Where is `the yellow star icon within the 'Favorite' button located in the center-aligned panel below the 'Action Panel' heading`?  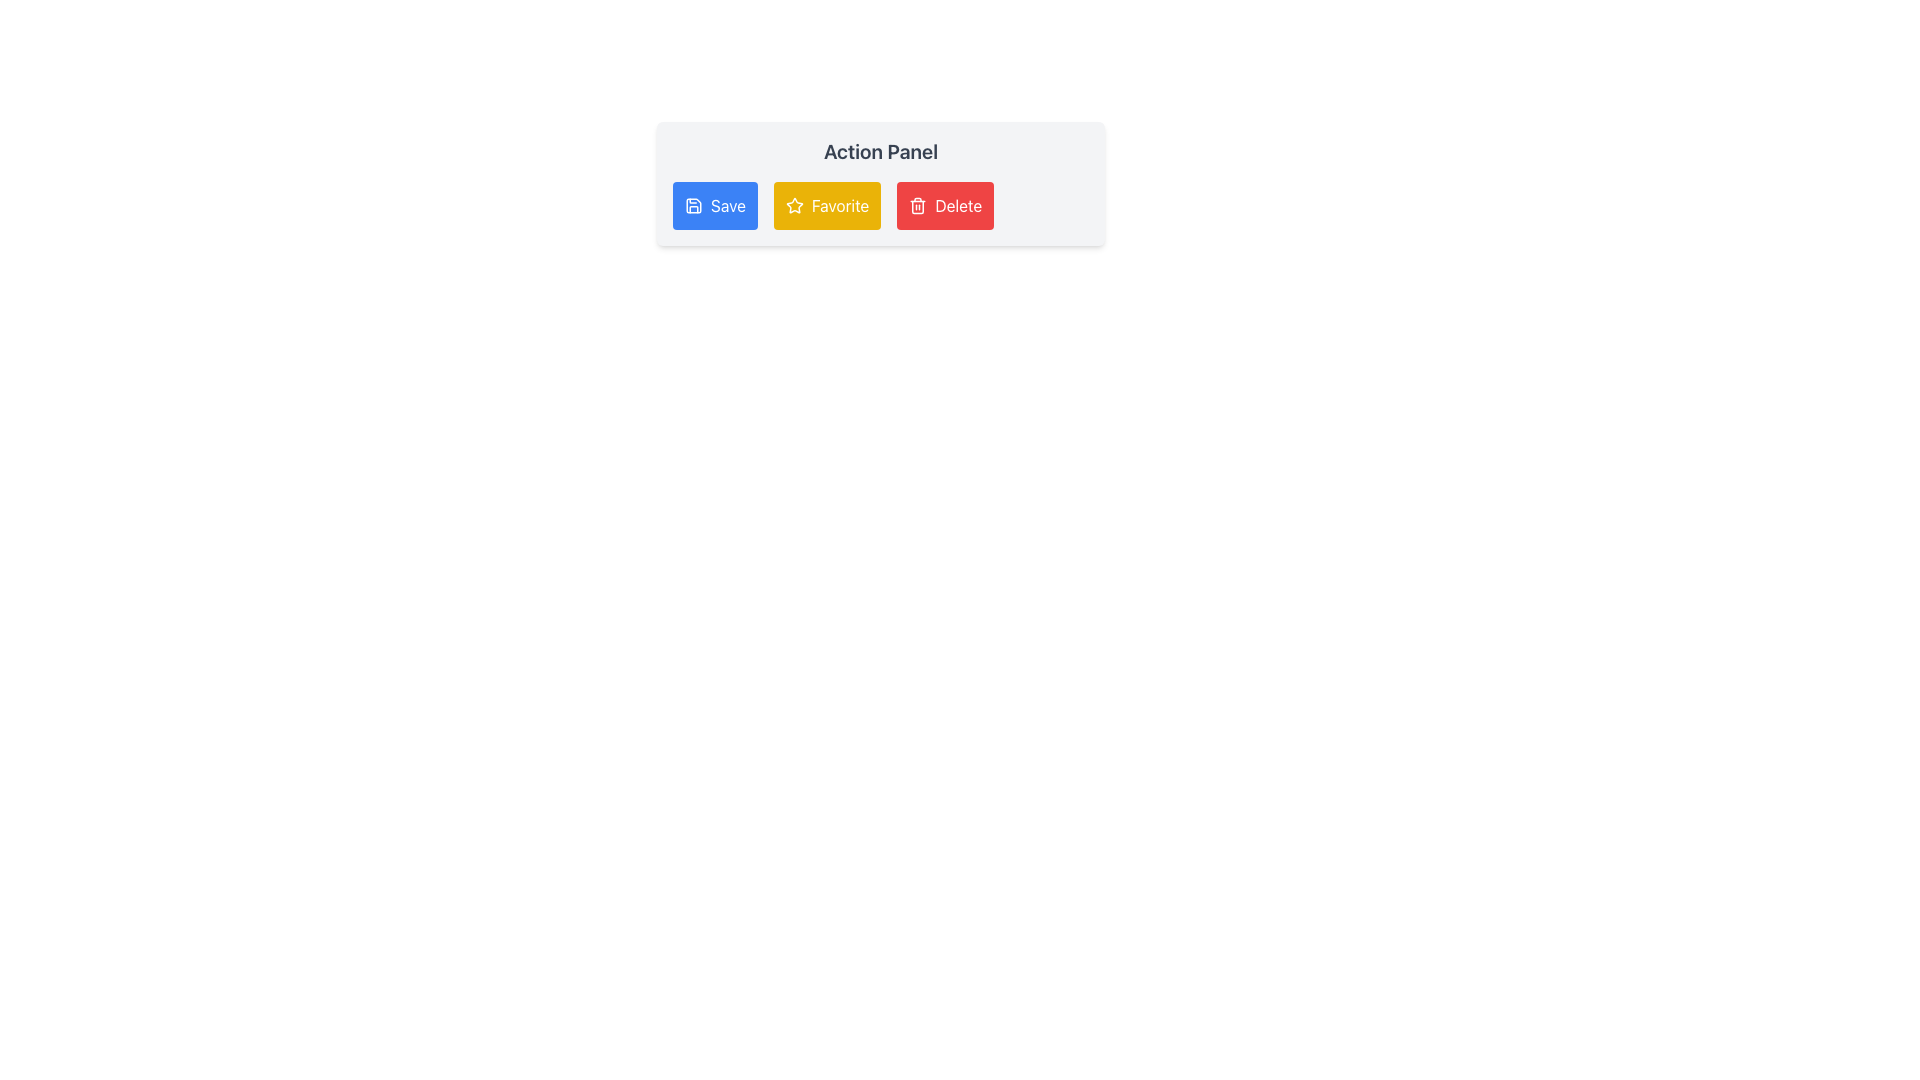 the yellow star icon within the 'Favorite' button located in the center-aligned panel below the 'Action Panel' heading is located at coordinates (793, 205).